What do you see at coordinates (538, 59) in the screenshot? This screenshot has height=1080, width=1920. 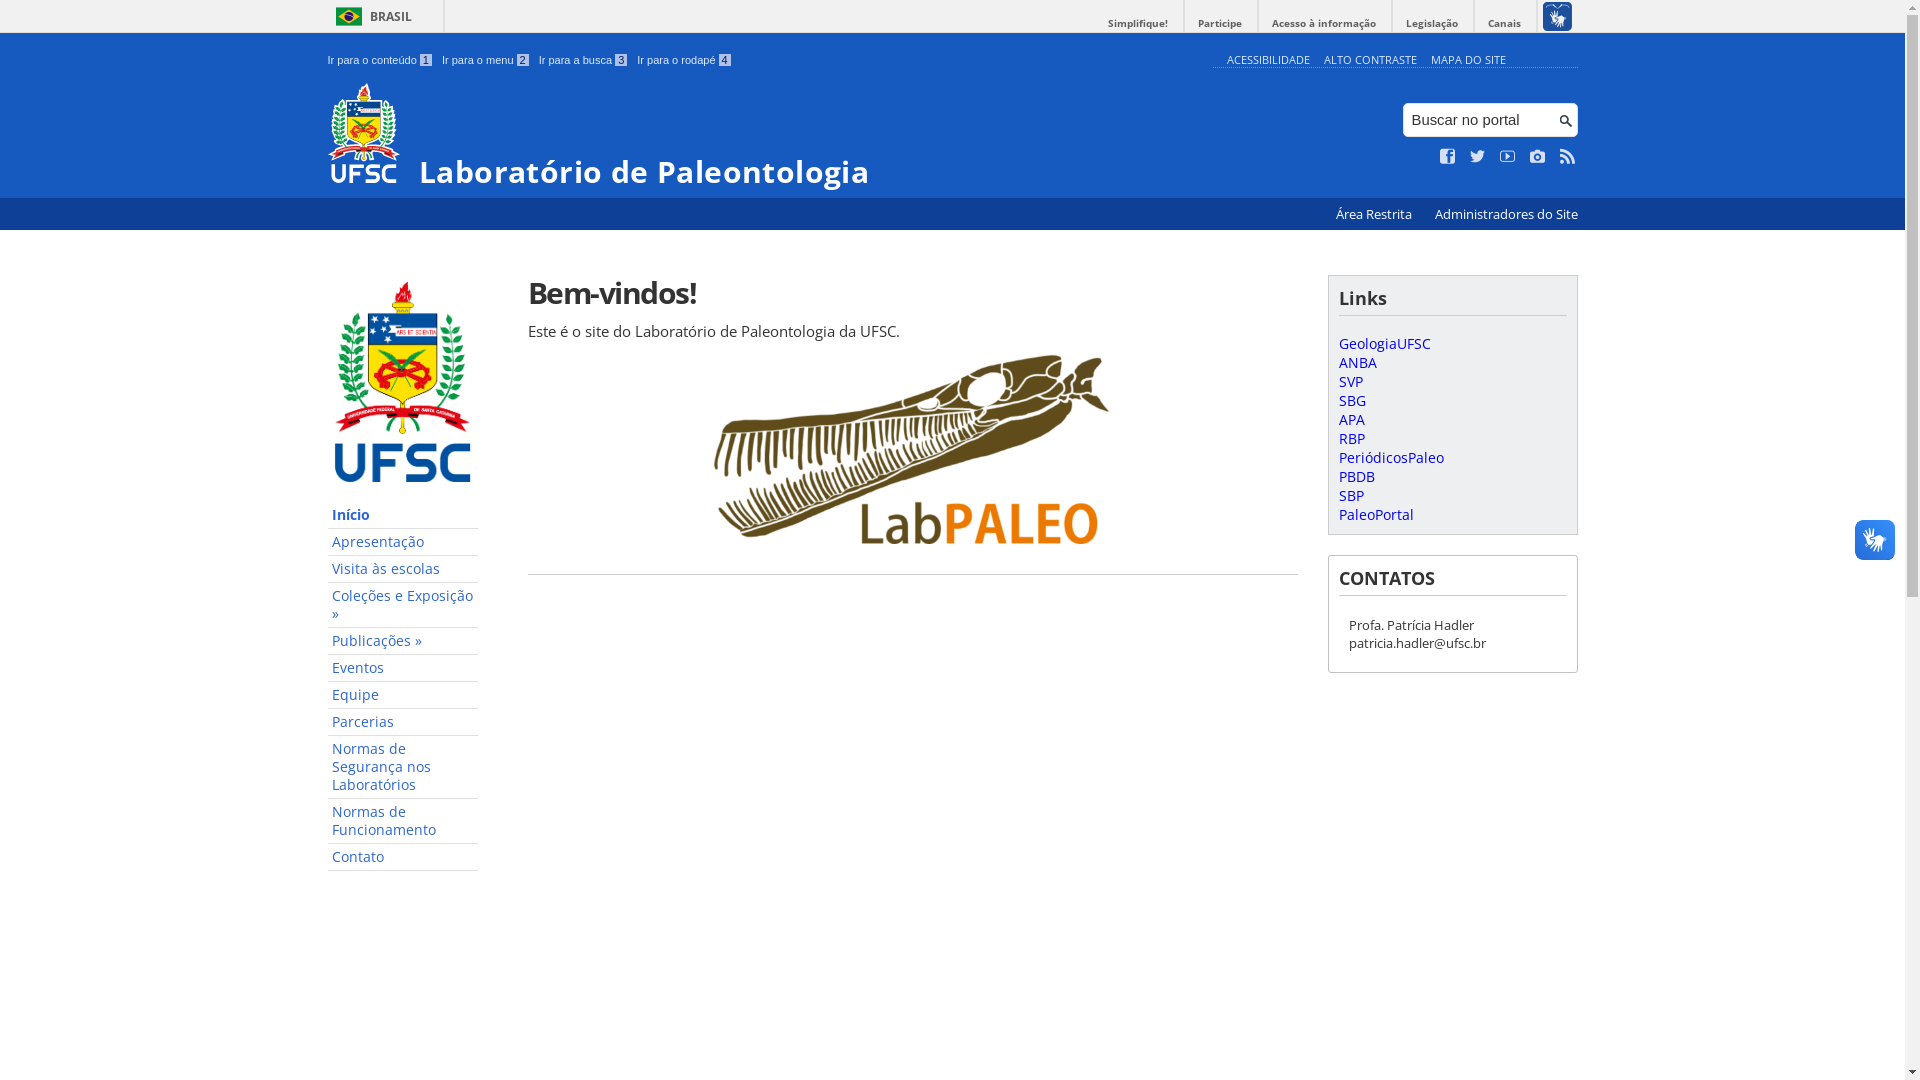 I see `'Ir para a busca 3'` at bounding box center [538, 59].